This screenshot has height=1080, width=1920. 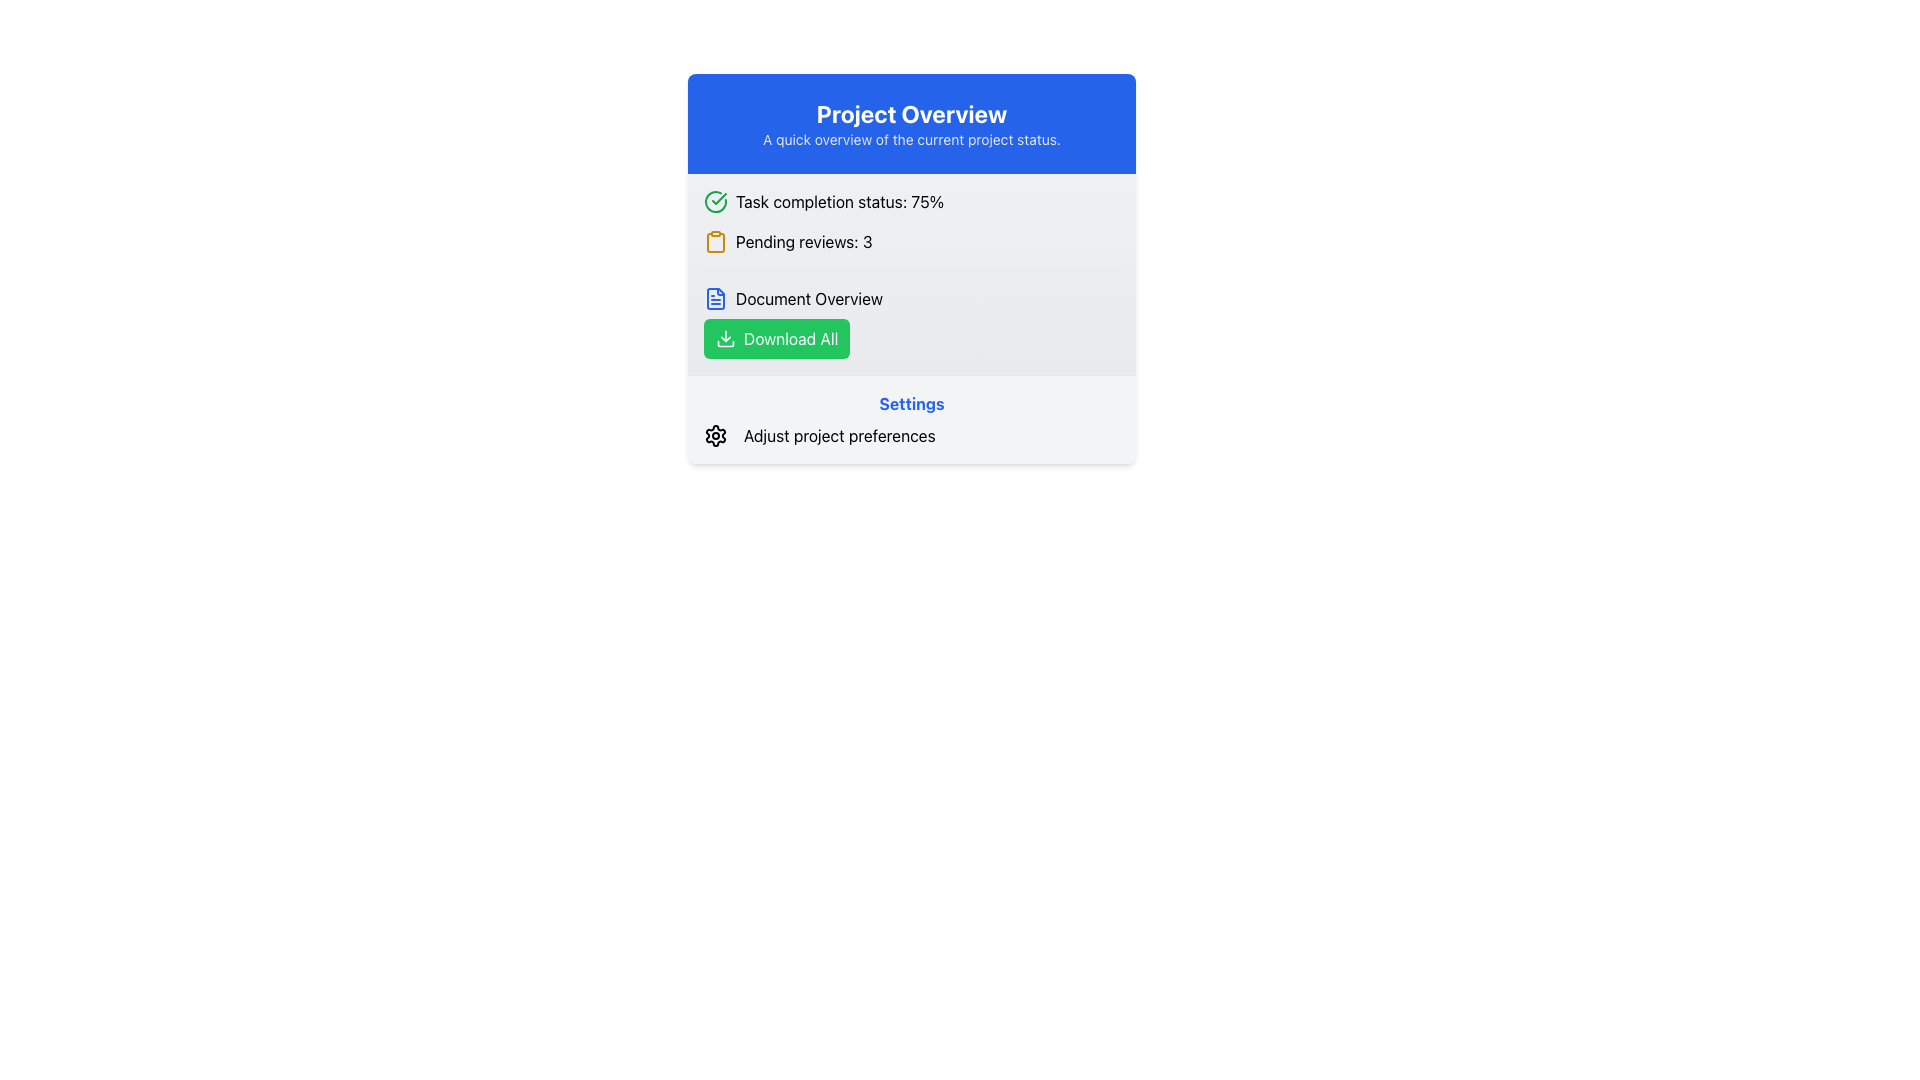 What do you see at coordinates (840, 201) in the screenshot?
I see `the informational text element that displays the completion percentage of a task, located in the first row of informational entries within a card, immediately to the right of a green circular checkmark icon` at bounding box center [840, 201].